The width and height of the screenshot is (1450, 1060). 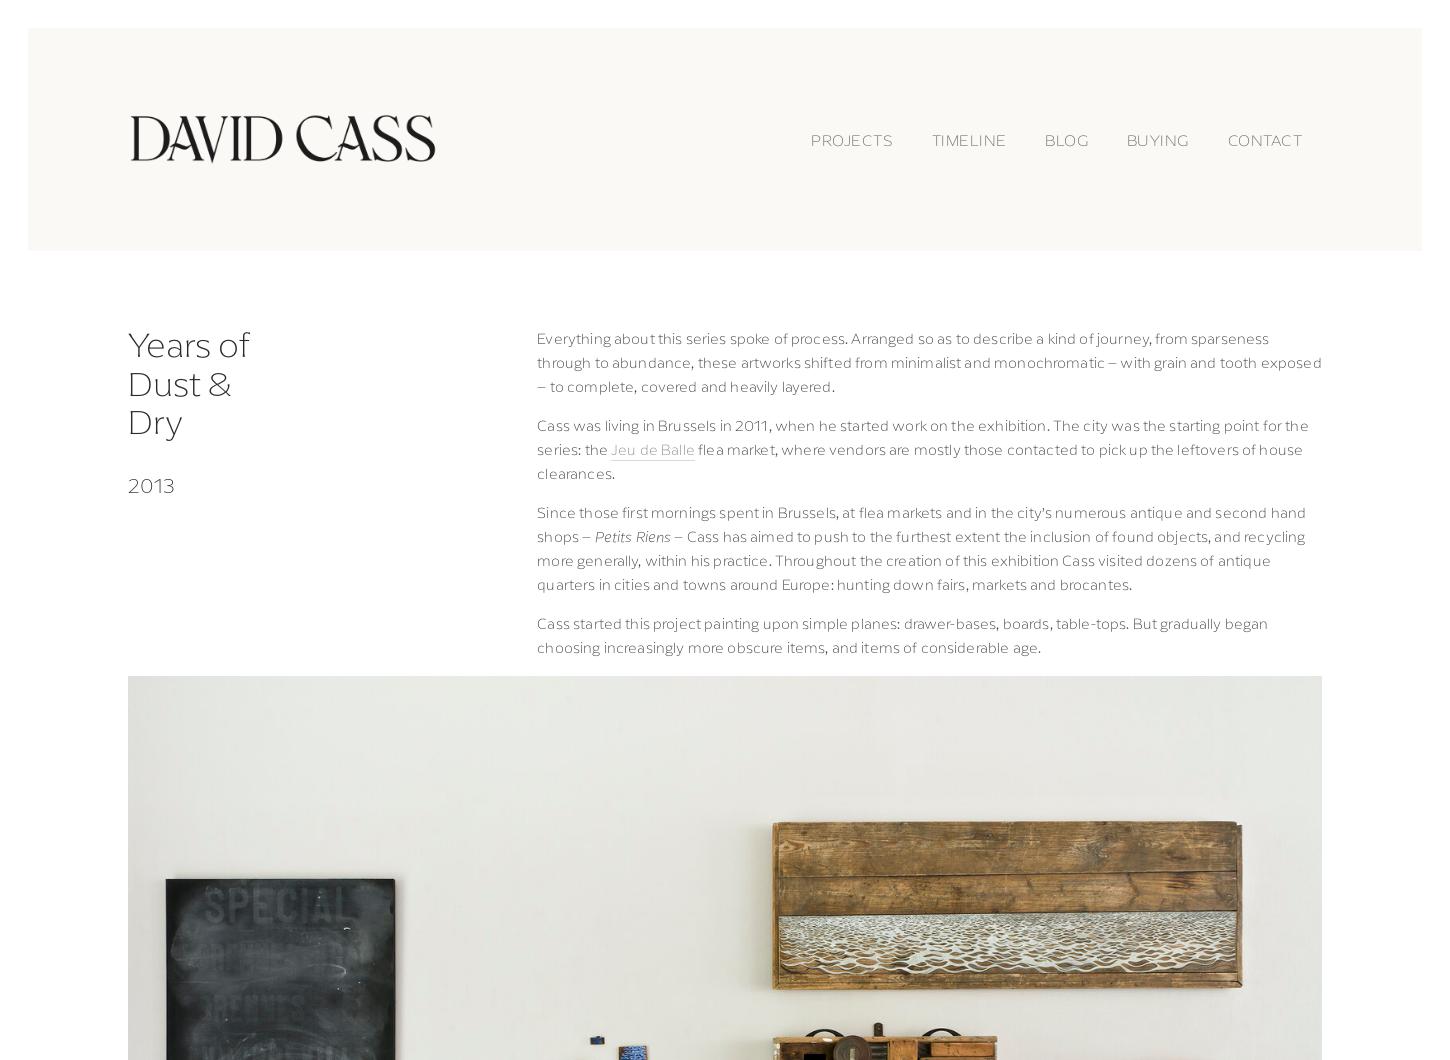 I want to click on 'Timeline', so click(x=968, y=137).